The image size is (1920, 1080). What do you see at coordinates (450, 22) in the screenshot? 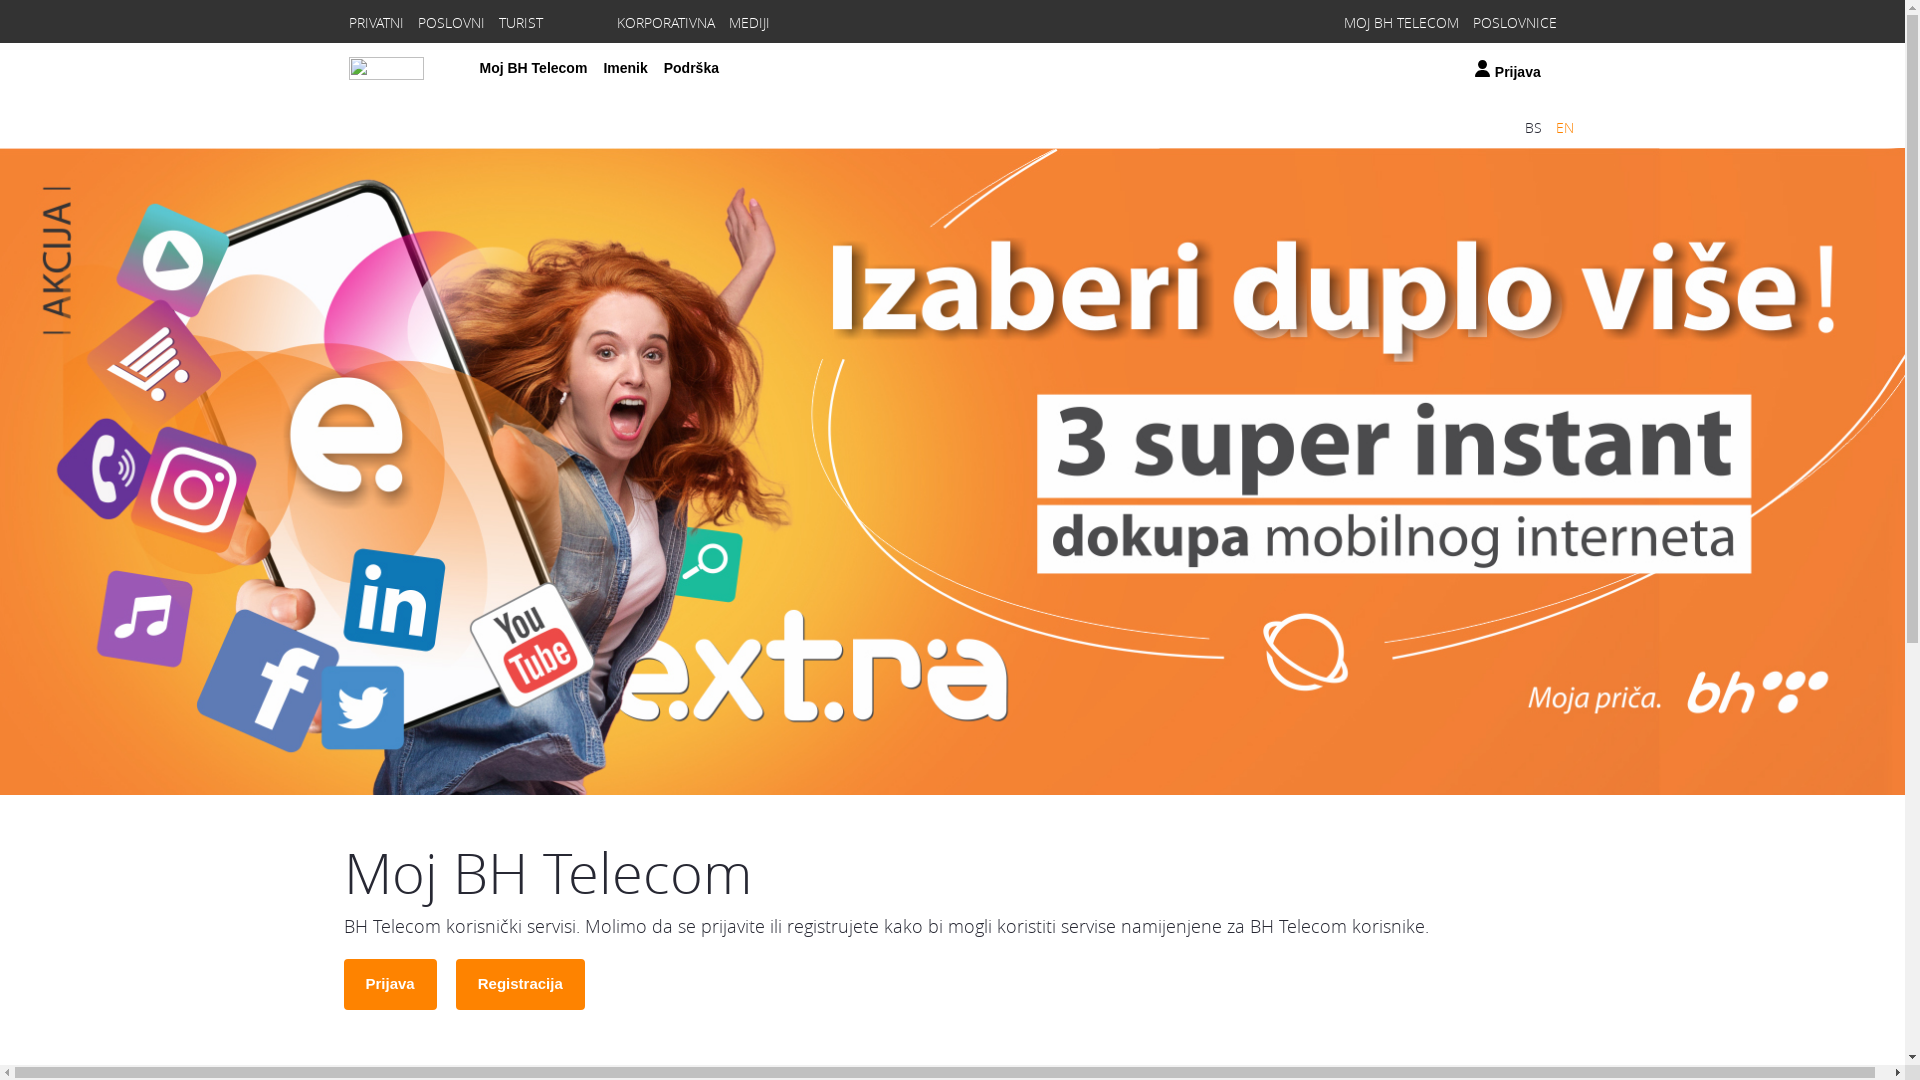
I see `'POSLOVNI'` at bounding box center [450, 22].